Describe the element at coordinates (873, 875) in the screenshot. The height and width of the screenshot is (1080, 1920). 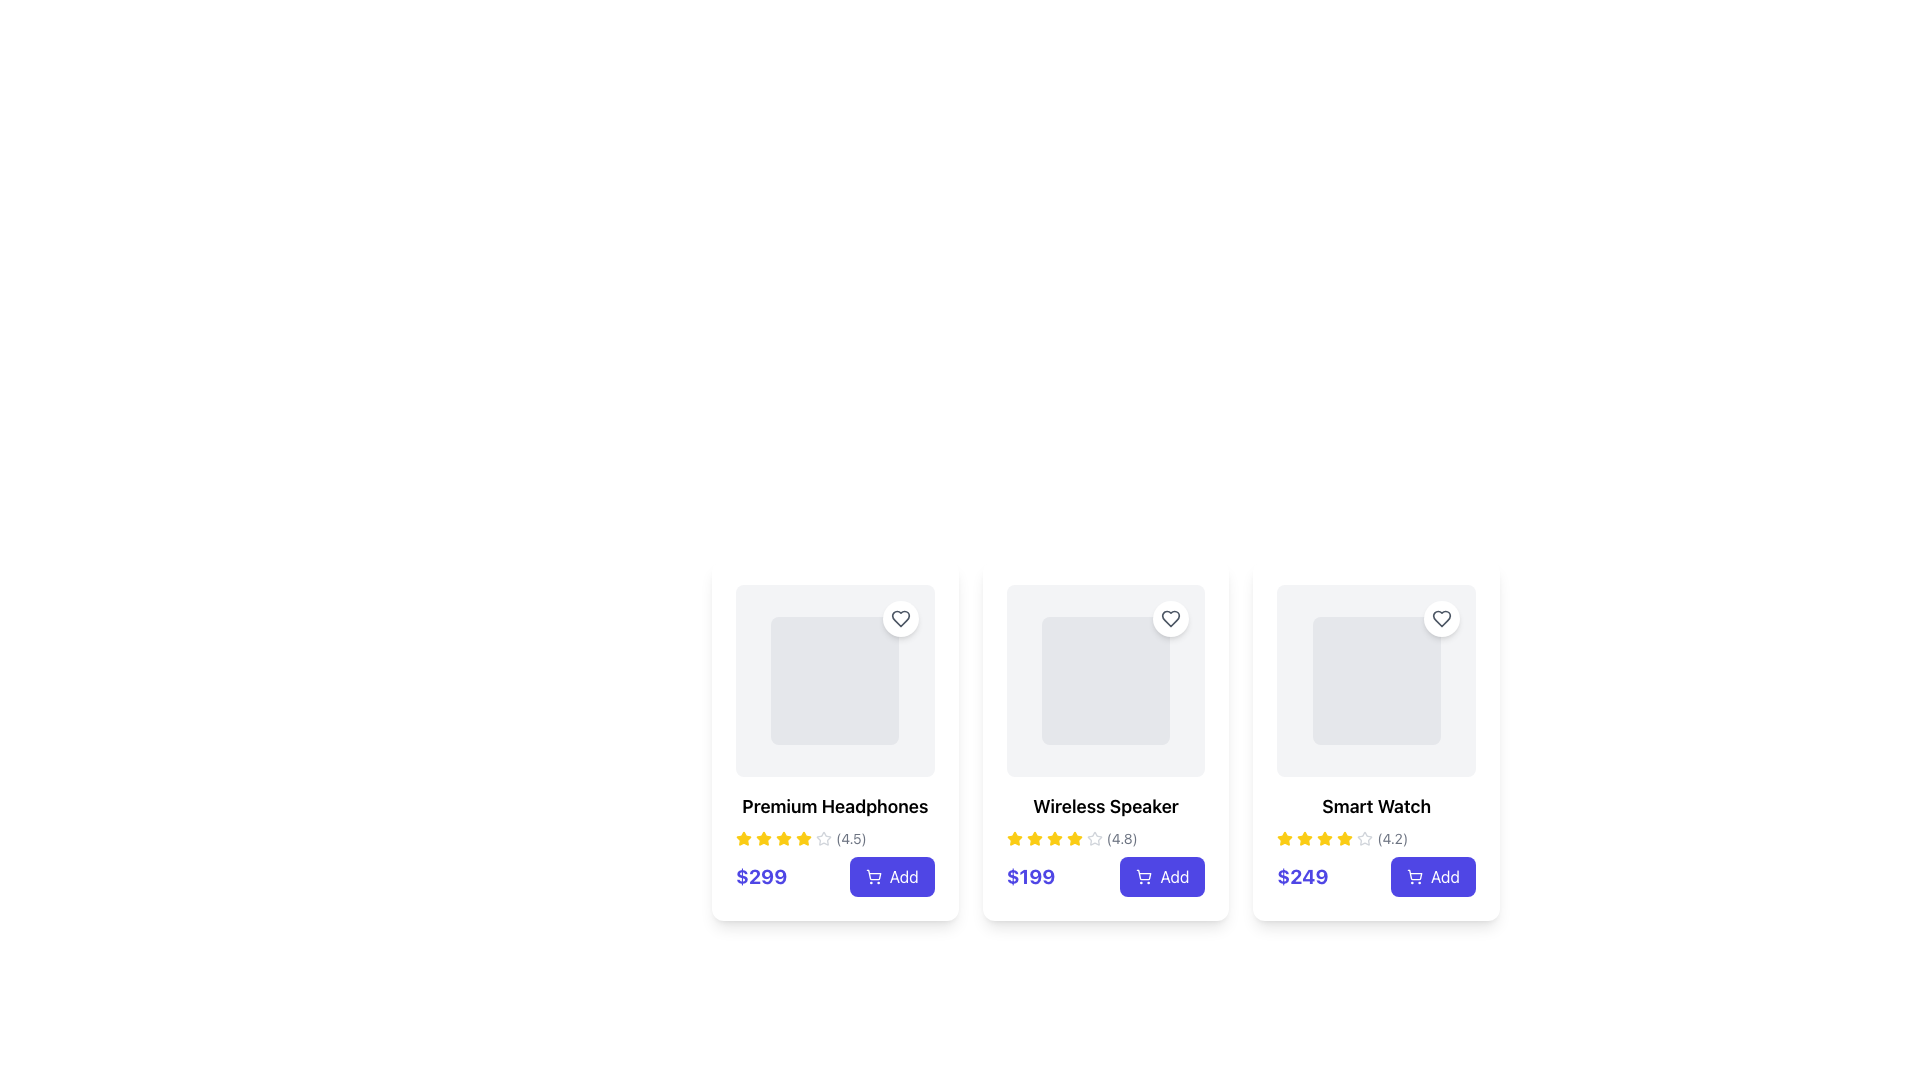
I see `the shopping cart icon located at the center of the blue 'Add' button for the 'Premium Headphones' product card, which is positioned at the lower-right corner of the card` at that location.